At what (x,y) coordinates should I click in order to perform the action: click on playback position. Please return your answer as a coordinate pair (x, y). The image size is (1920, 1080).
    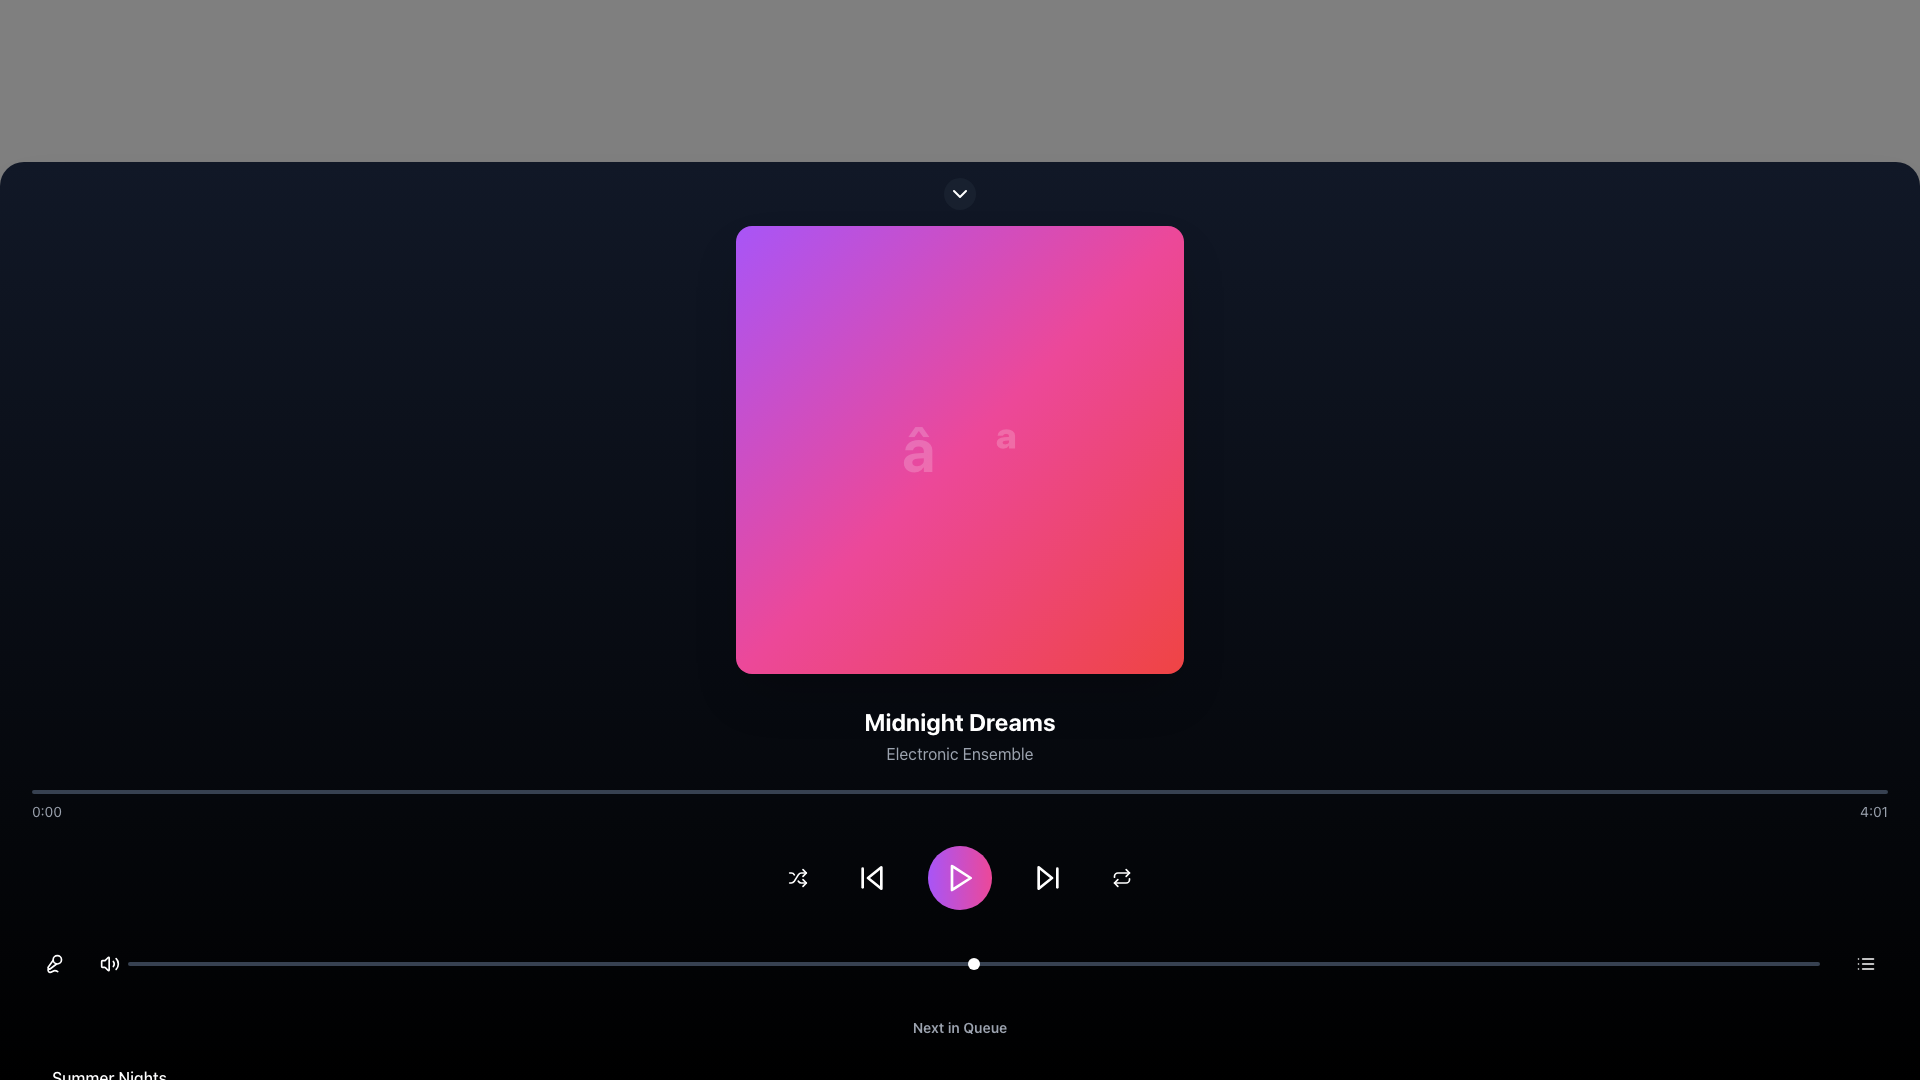
    Looking at the image, I should click on (1088, 790).